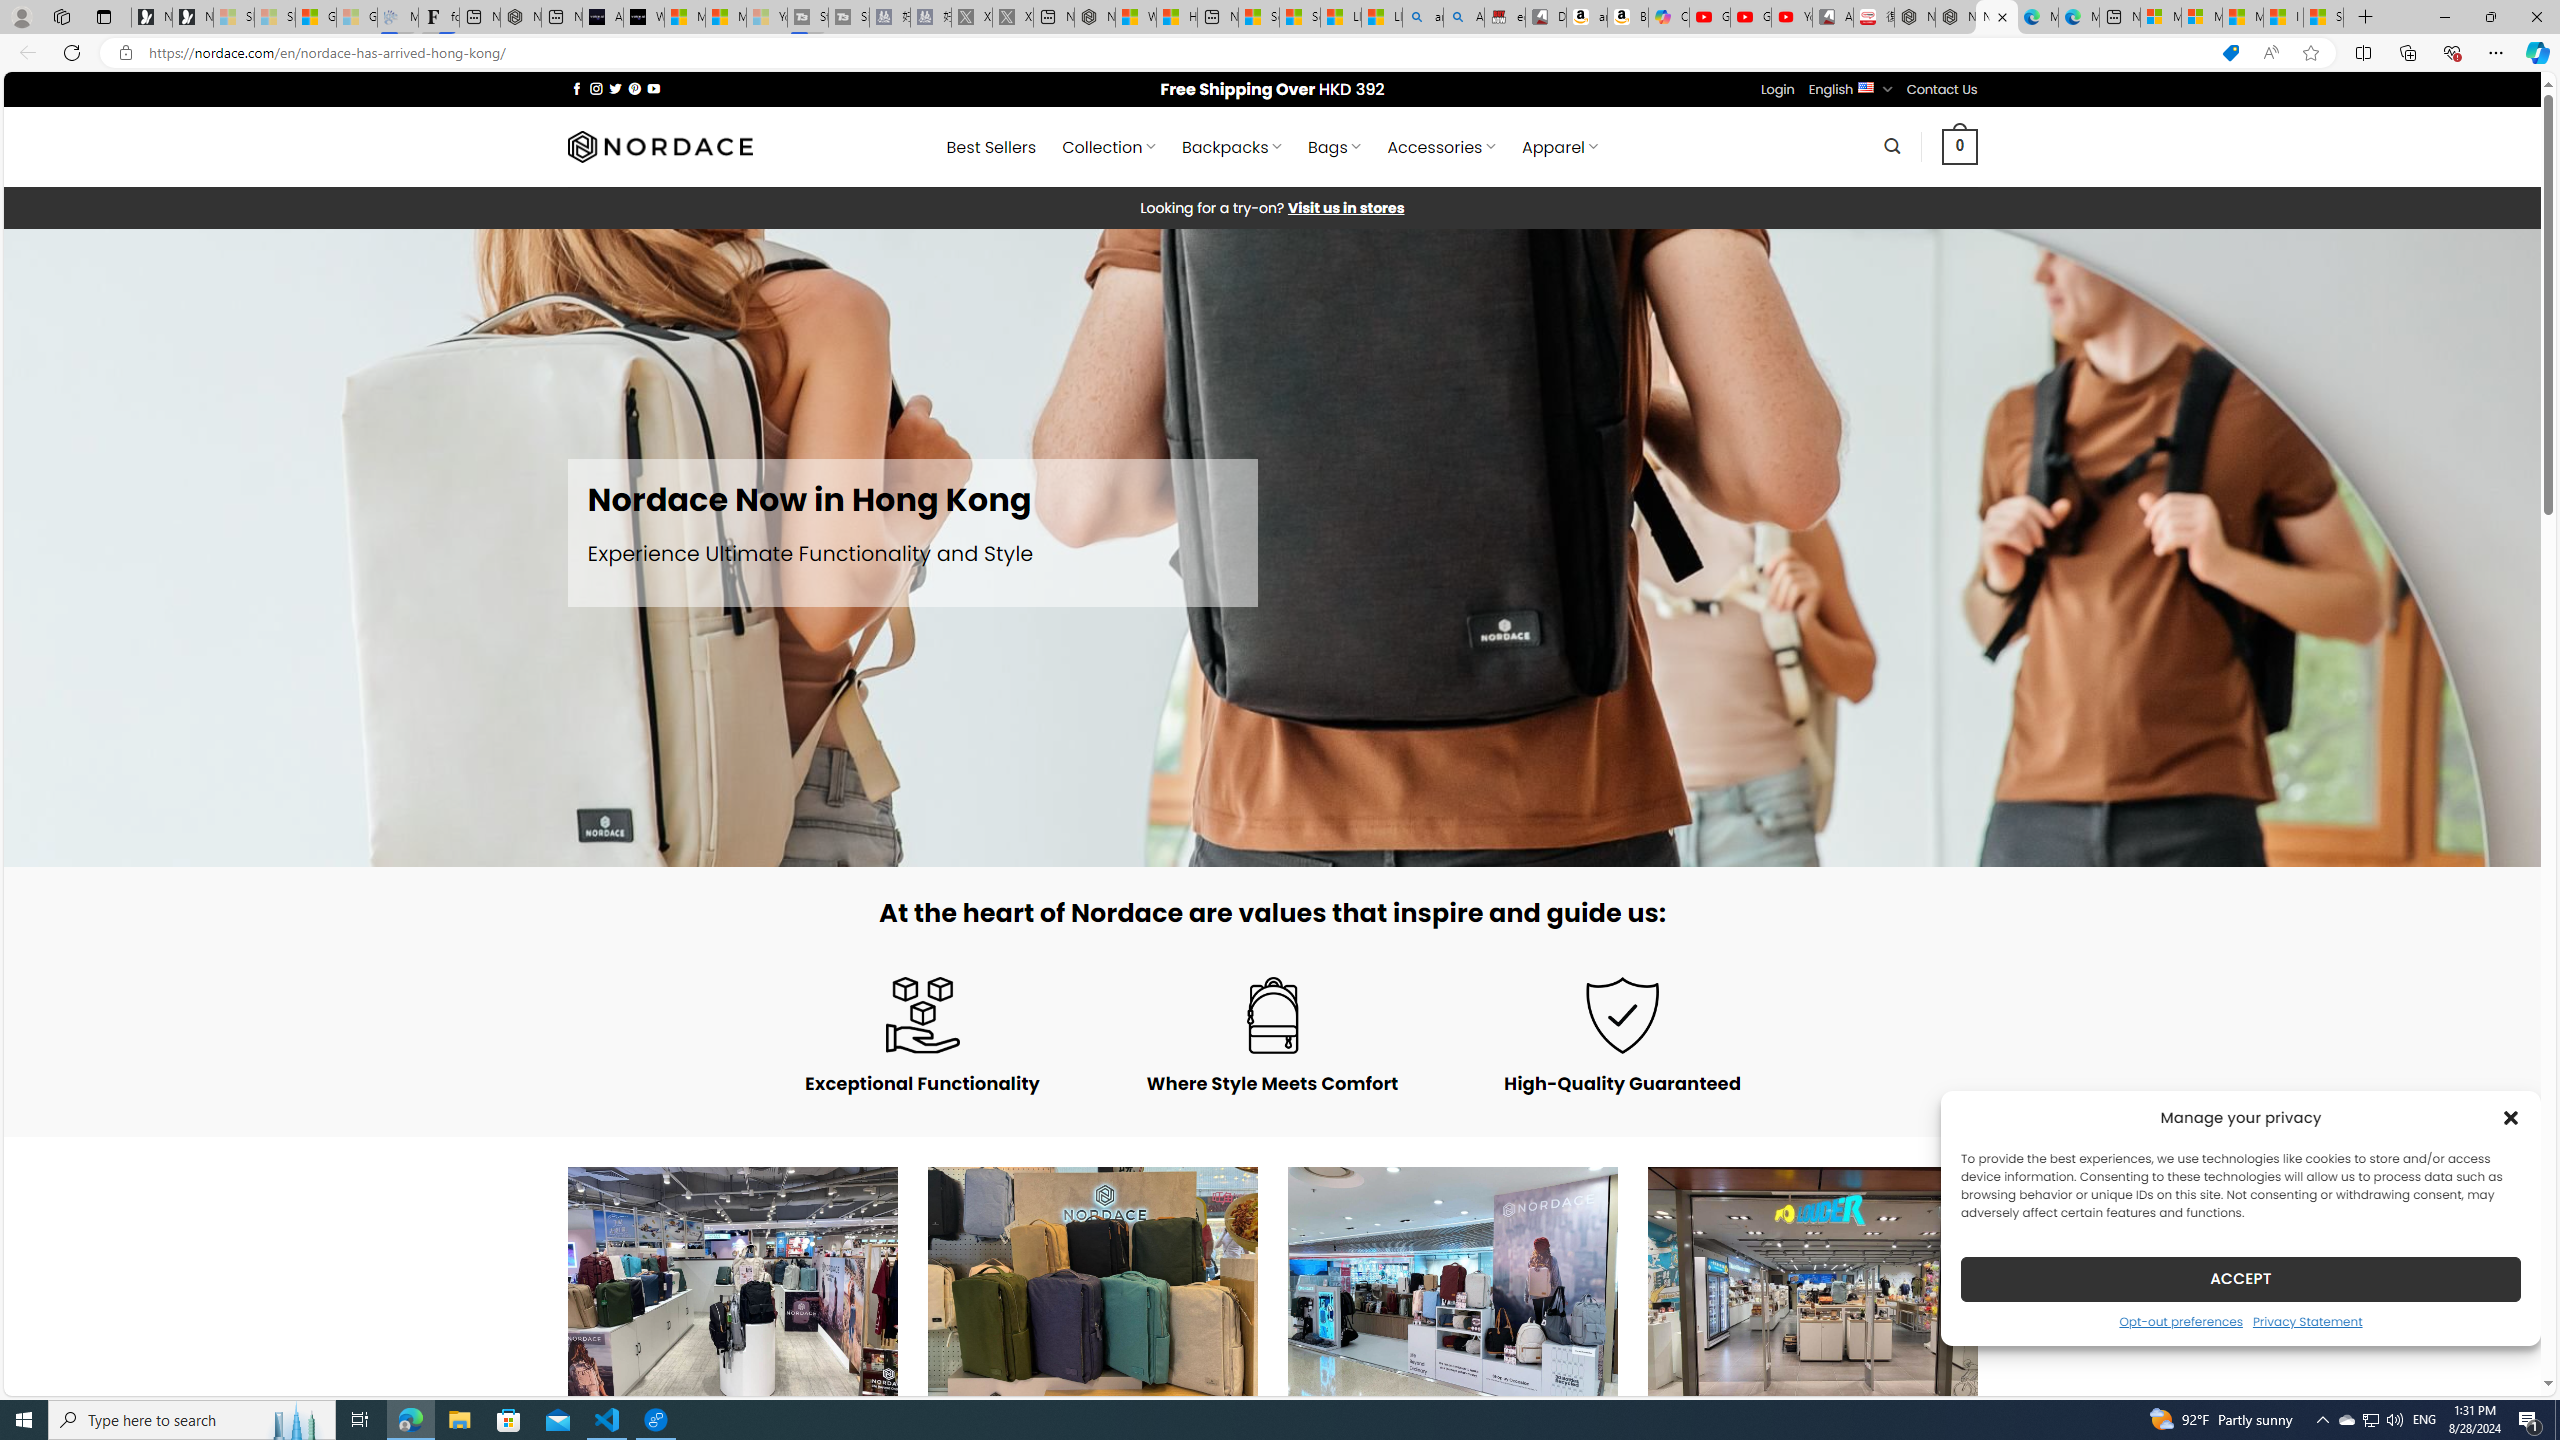  I want to click on 'I Gained 20 Pounds of Muscle in 30 Days! | Watch', so click(2282, 16).